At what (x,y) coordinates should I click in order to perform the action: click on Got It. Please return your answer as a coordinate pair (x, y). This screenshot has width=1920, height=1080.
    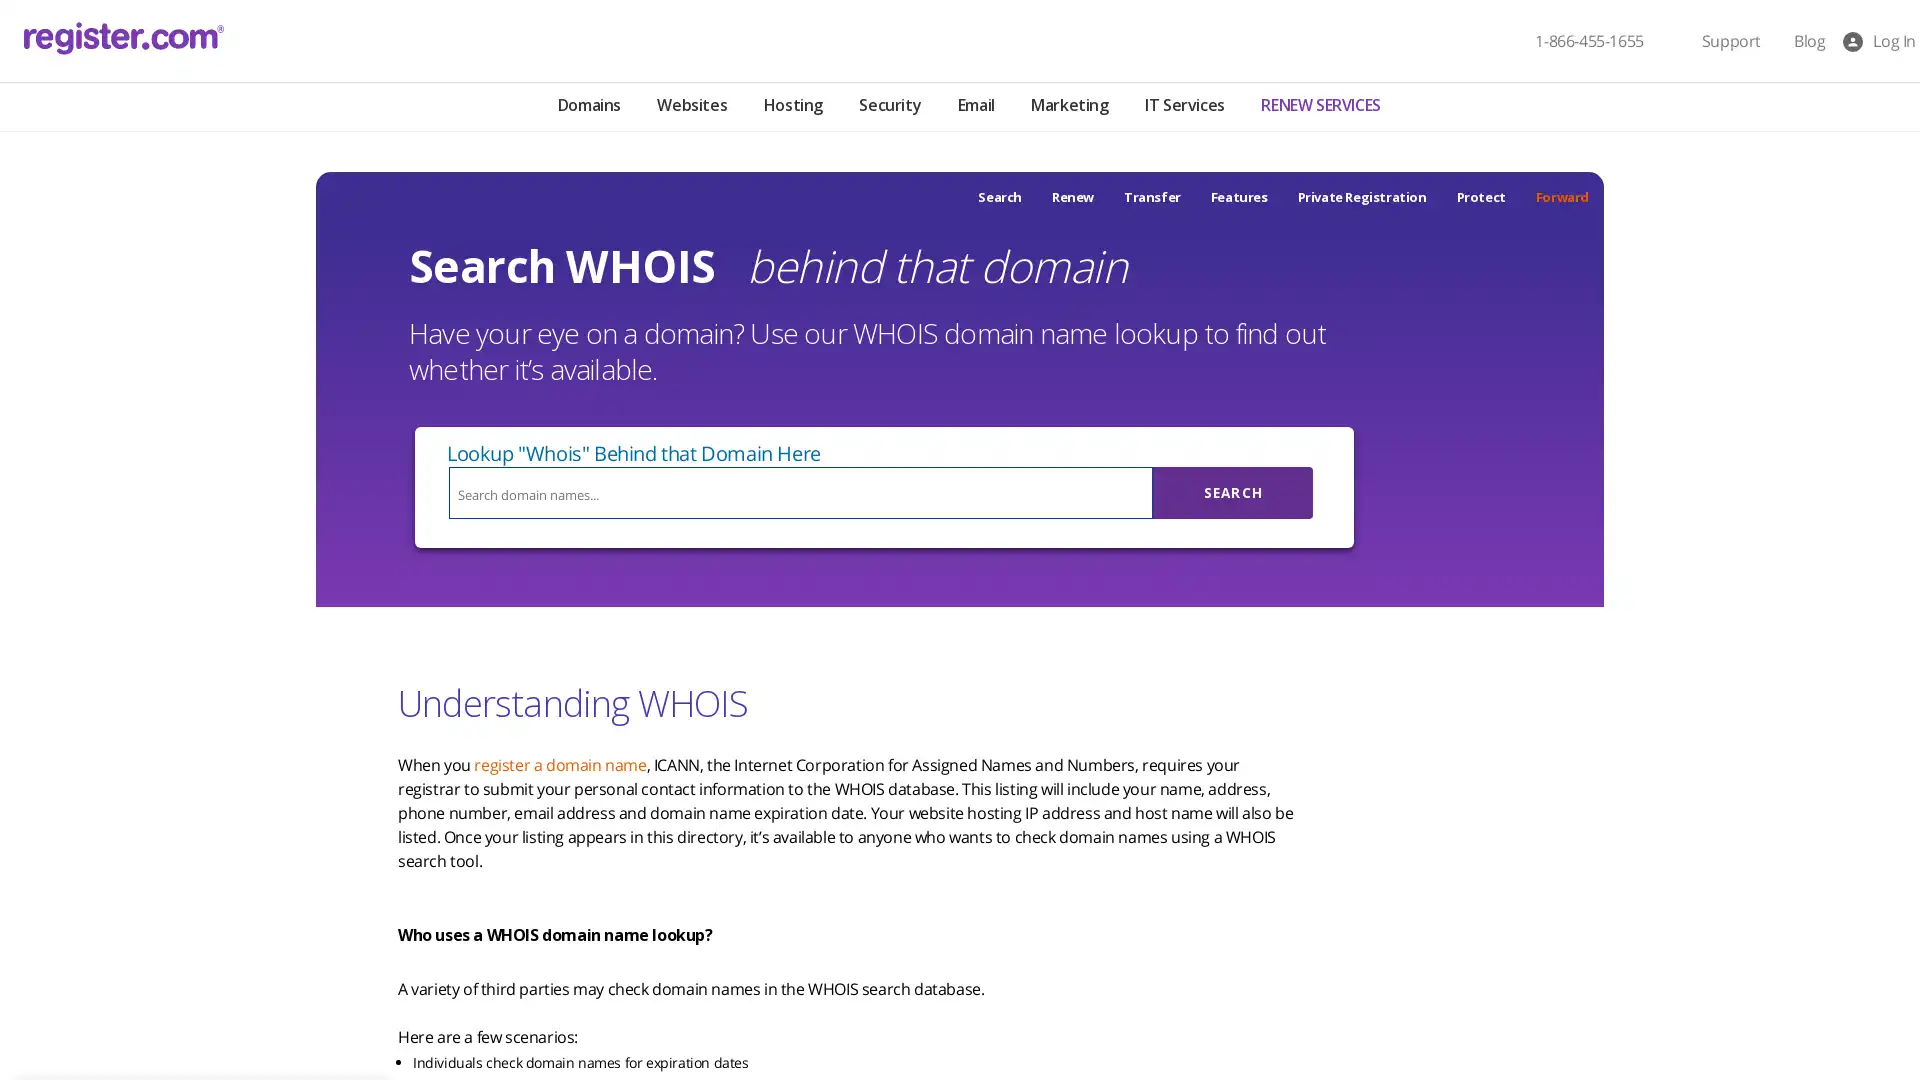
    Looking at the image, I should click on (203, 964).